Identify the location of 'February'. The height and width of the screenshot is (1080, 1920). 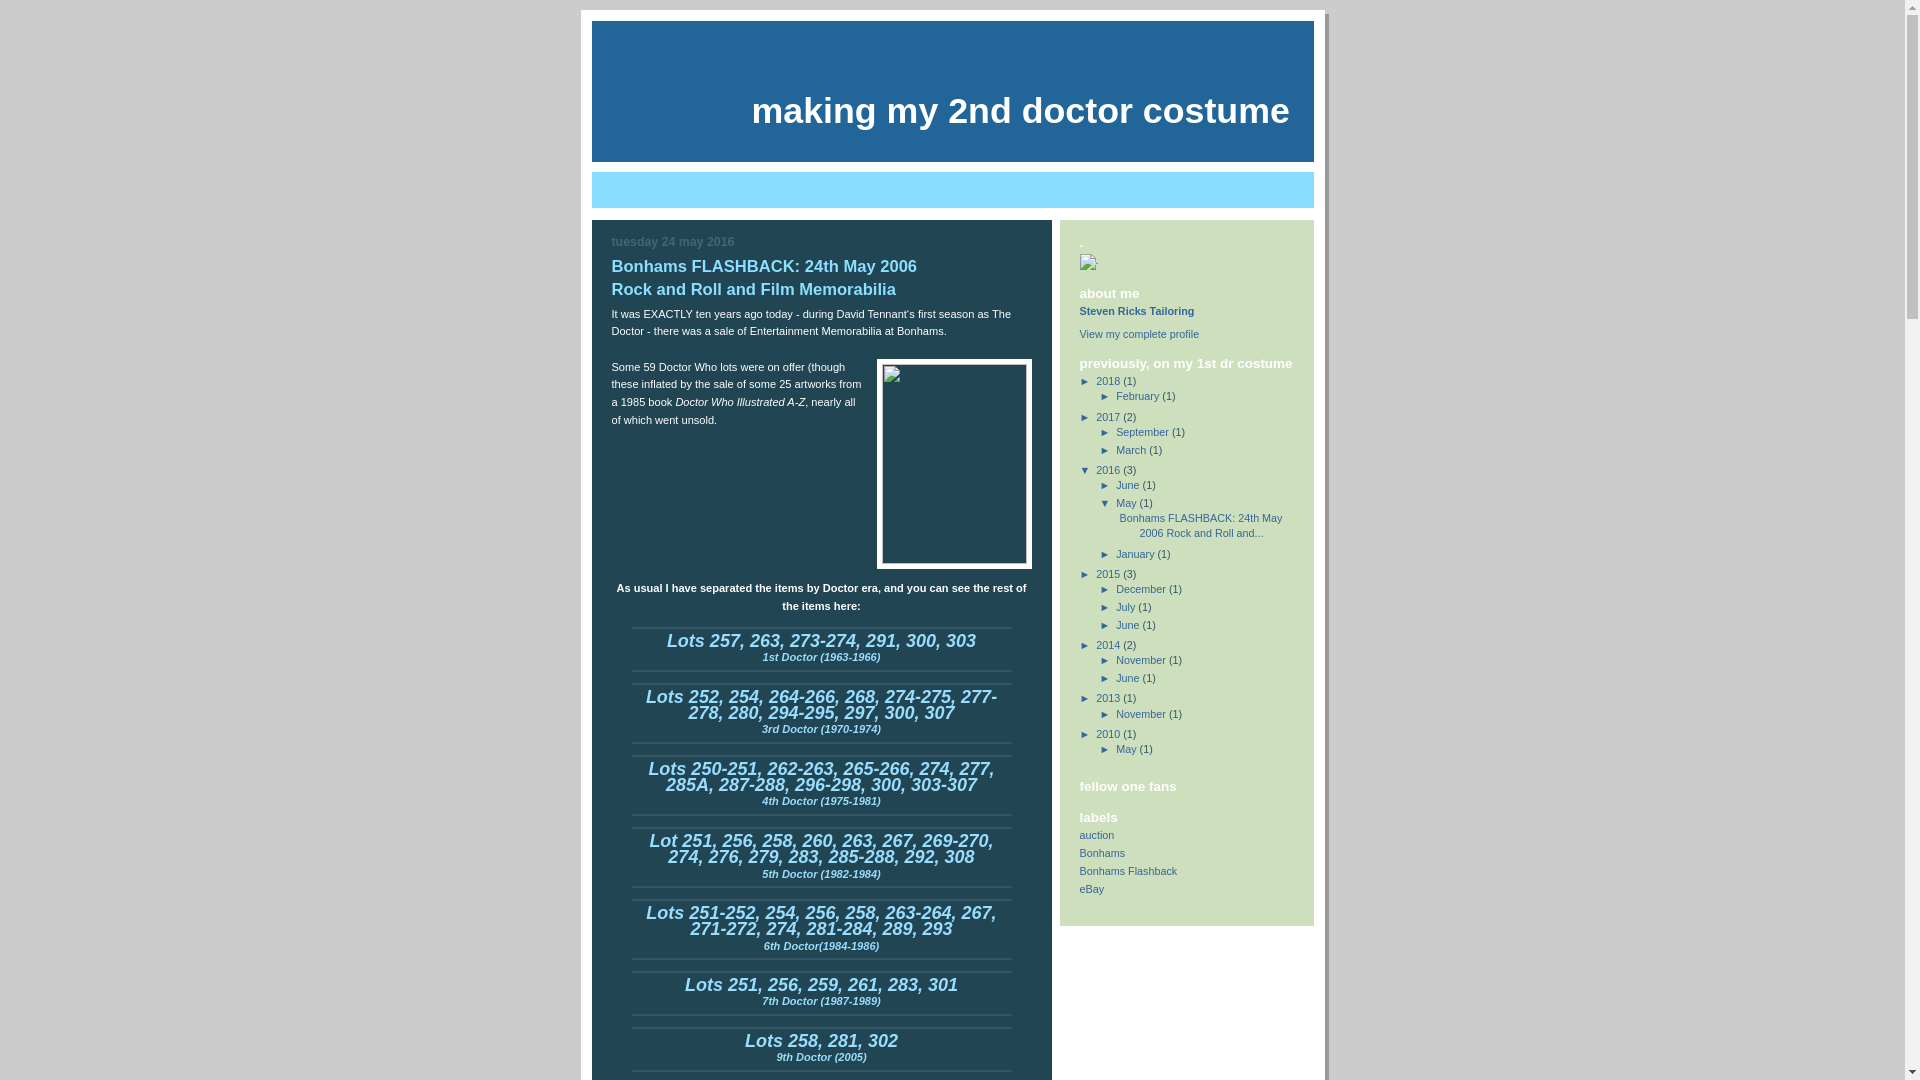
(1138, 396).